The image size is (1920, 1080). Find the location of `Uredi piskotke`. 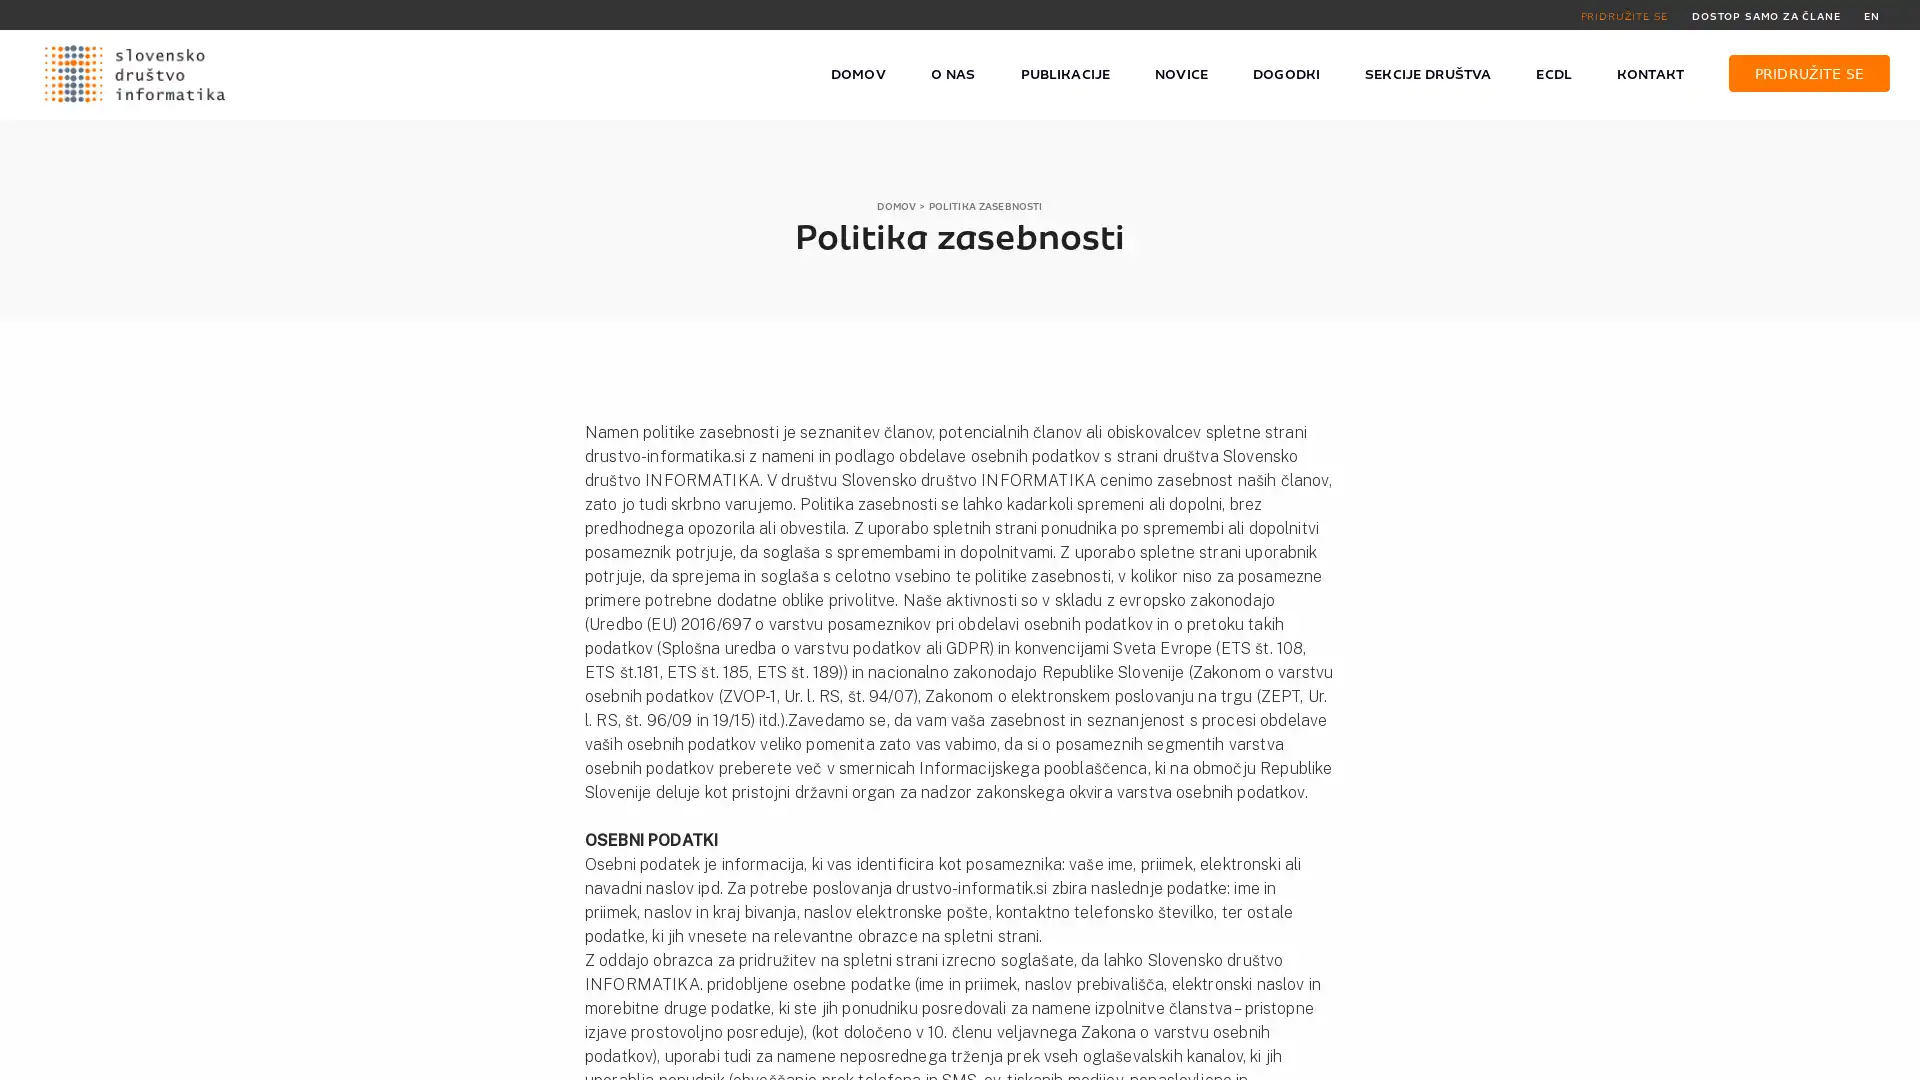

Uredi piskotke is located at coordinates (1420, 1053).